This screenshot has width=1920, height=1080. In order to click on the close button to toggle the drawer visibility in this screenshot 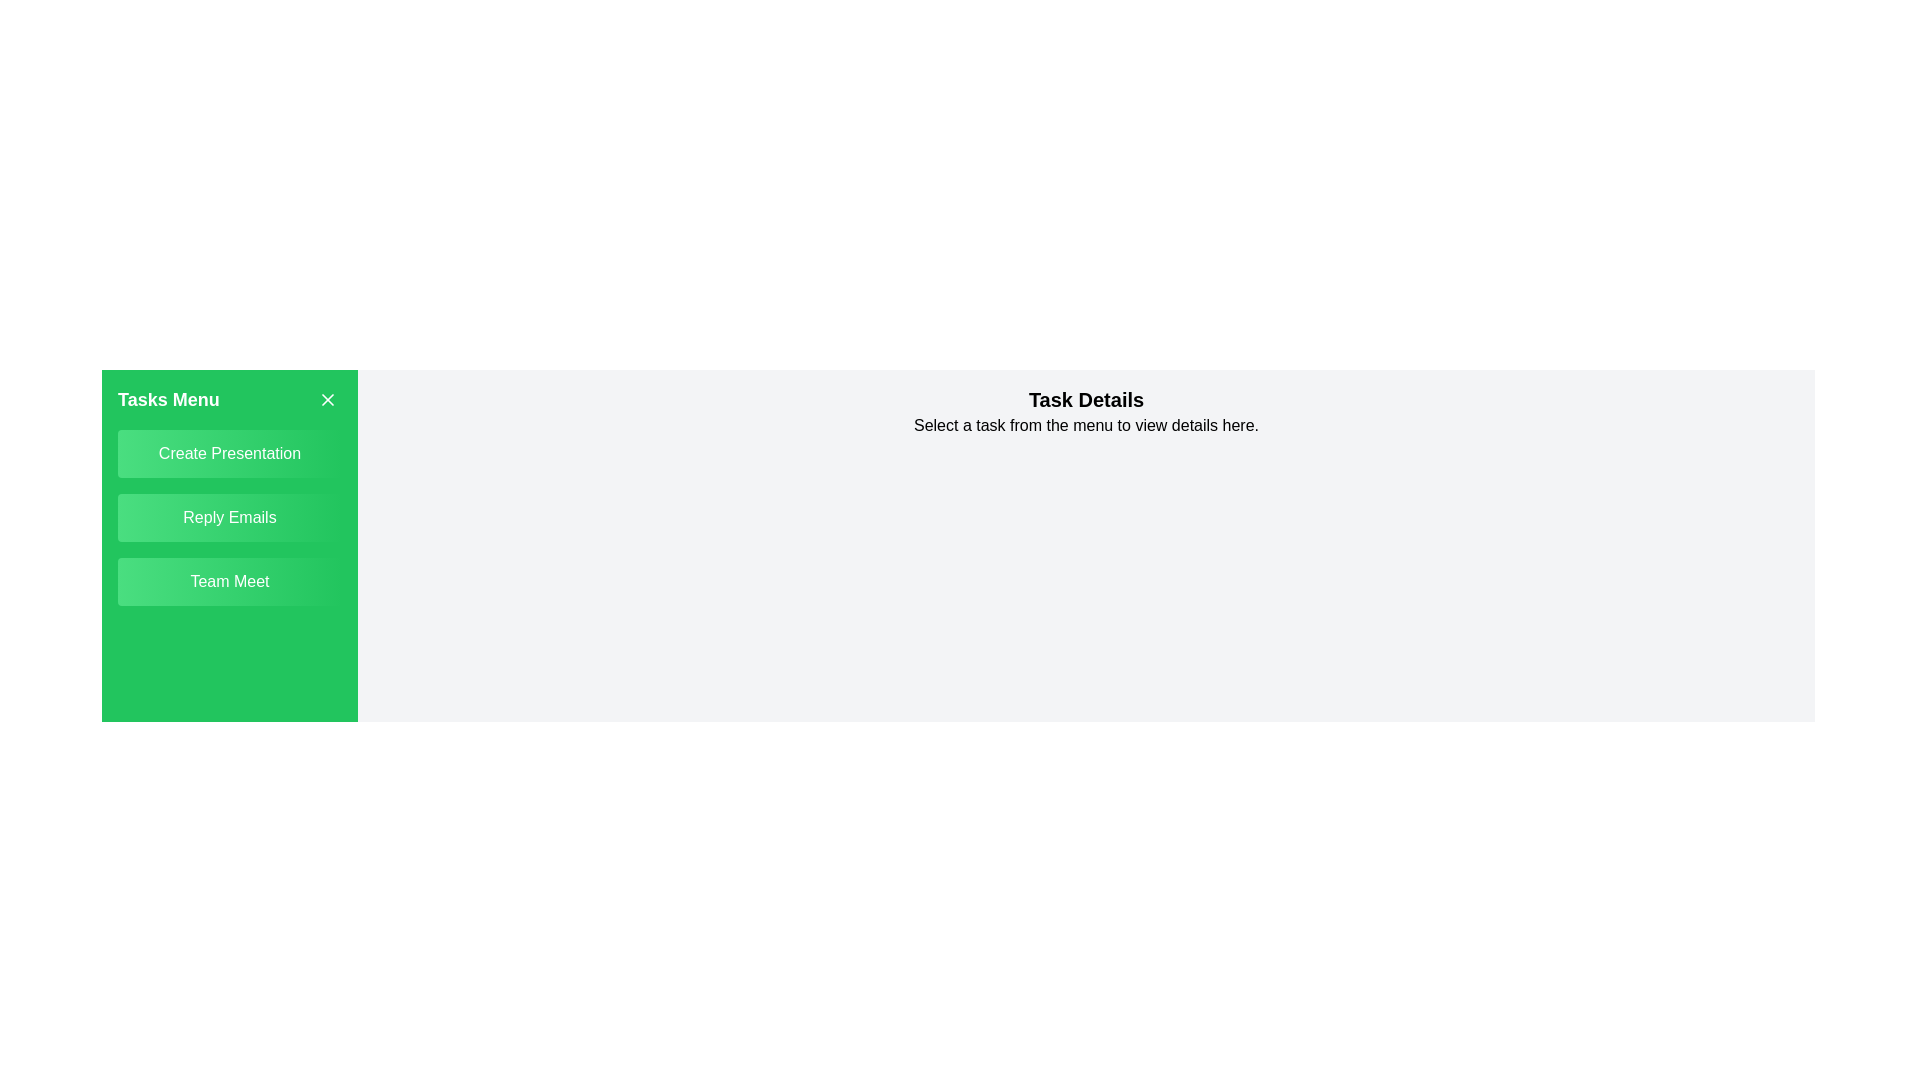, I will do `click(327, 400)`.